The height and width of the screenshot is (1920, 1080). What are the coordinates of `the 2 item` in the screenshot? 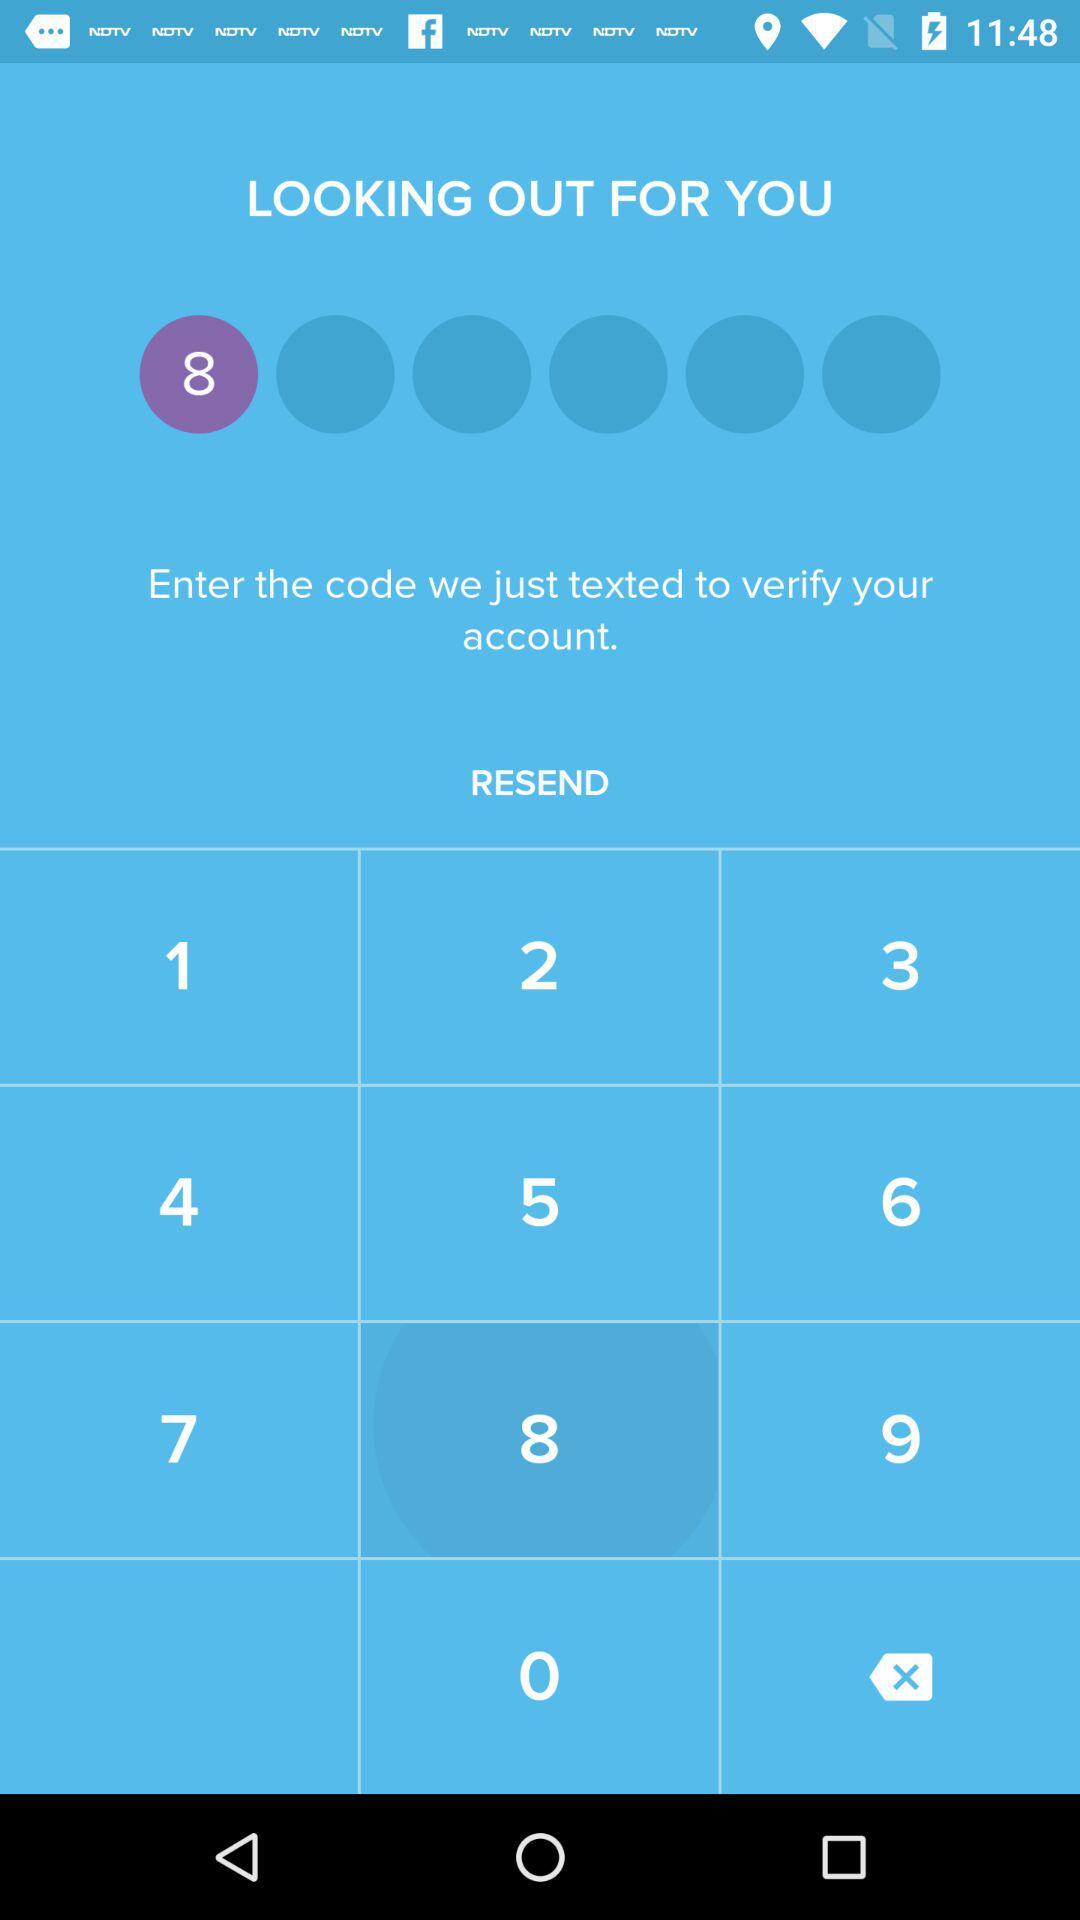 It's located at (538, 967).